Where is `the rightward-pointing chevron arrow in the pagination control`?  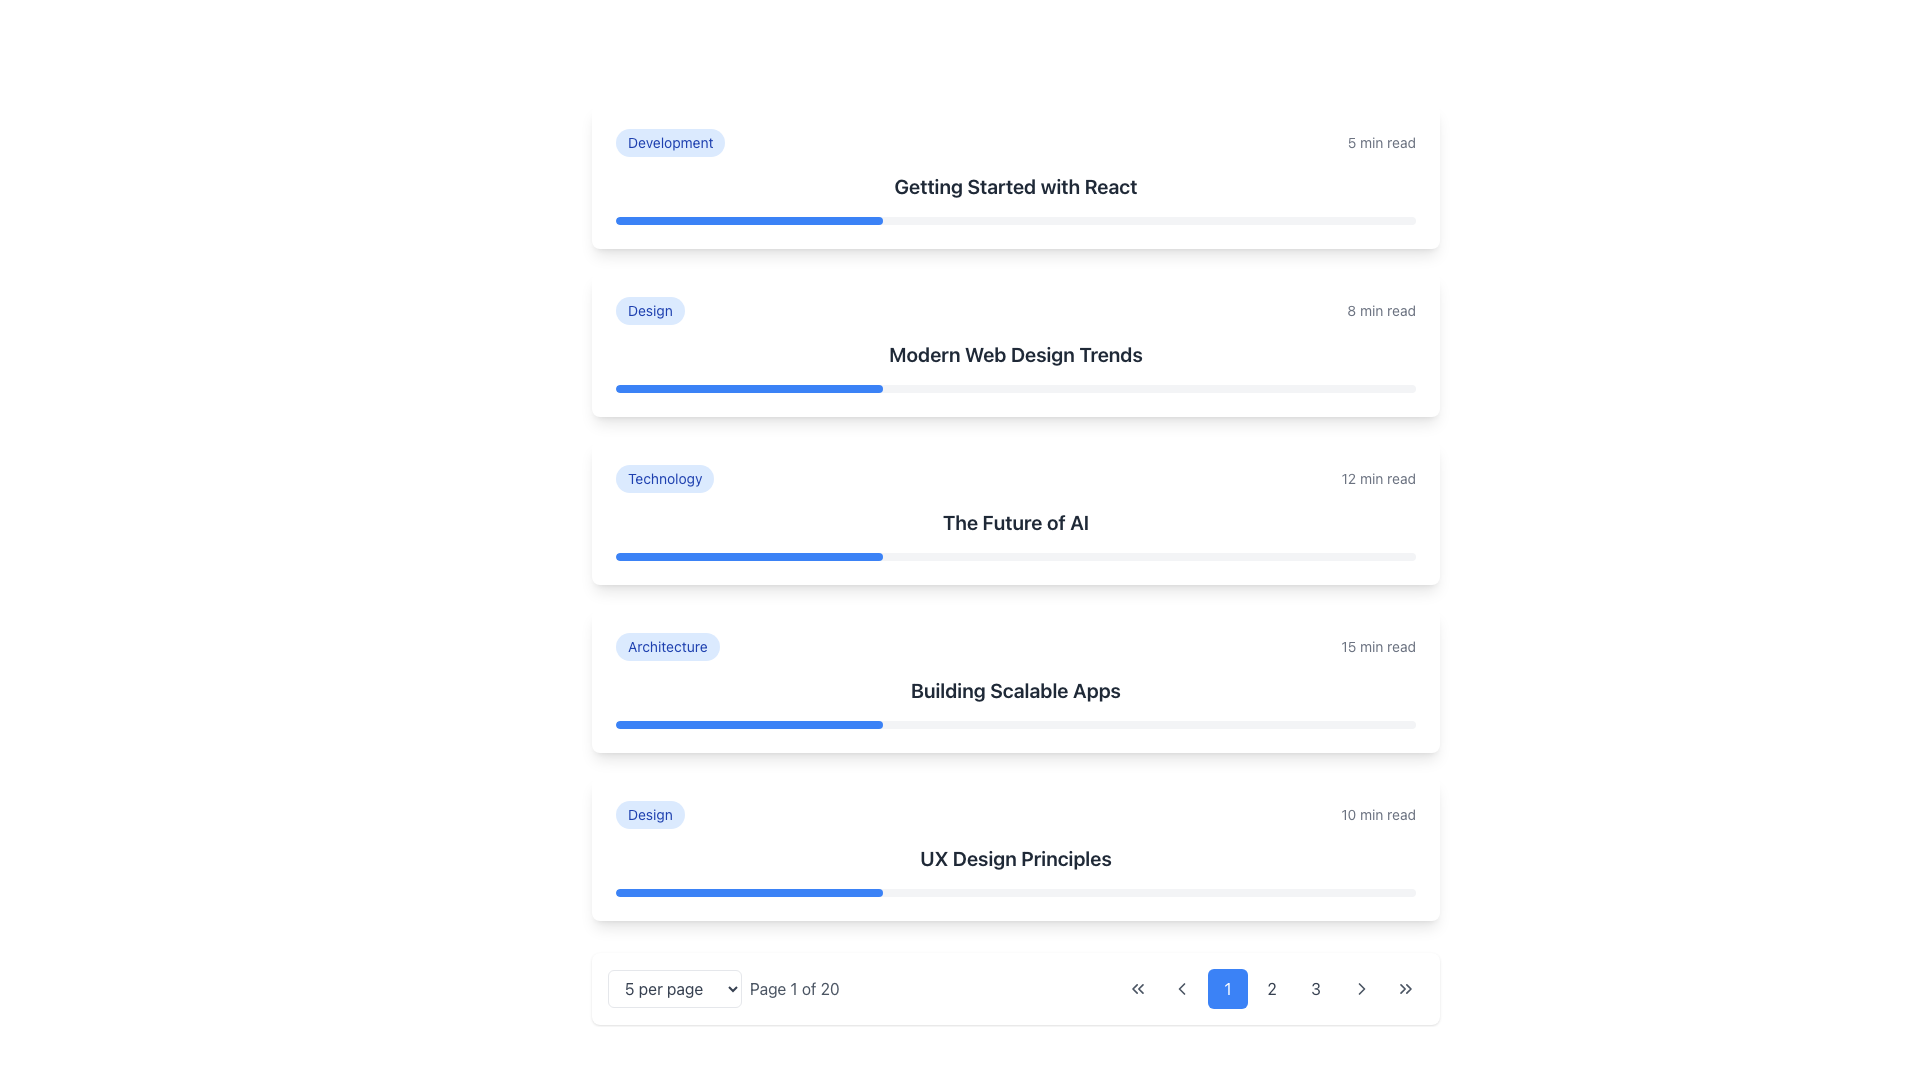 the rightward-pointing chevron arrow in the pagination control is located at coordinates (1361, 987).